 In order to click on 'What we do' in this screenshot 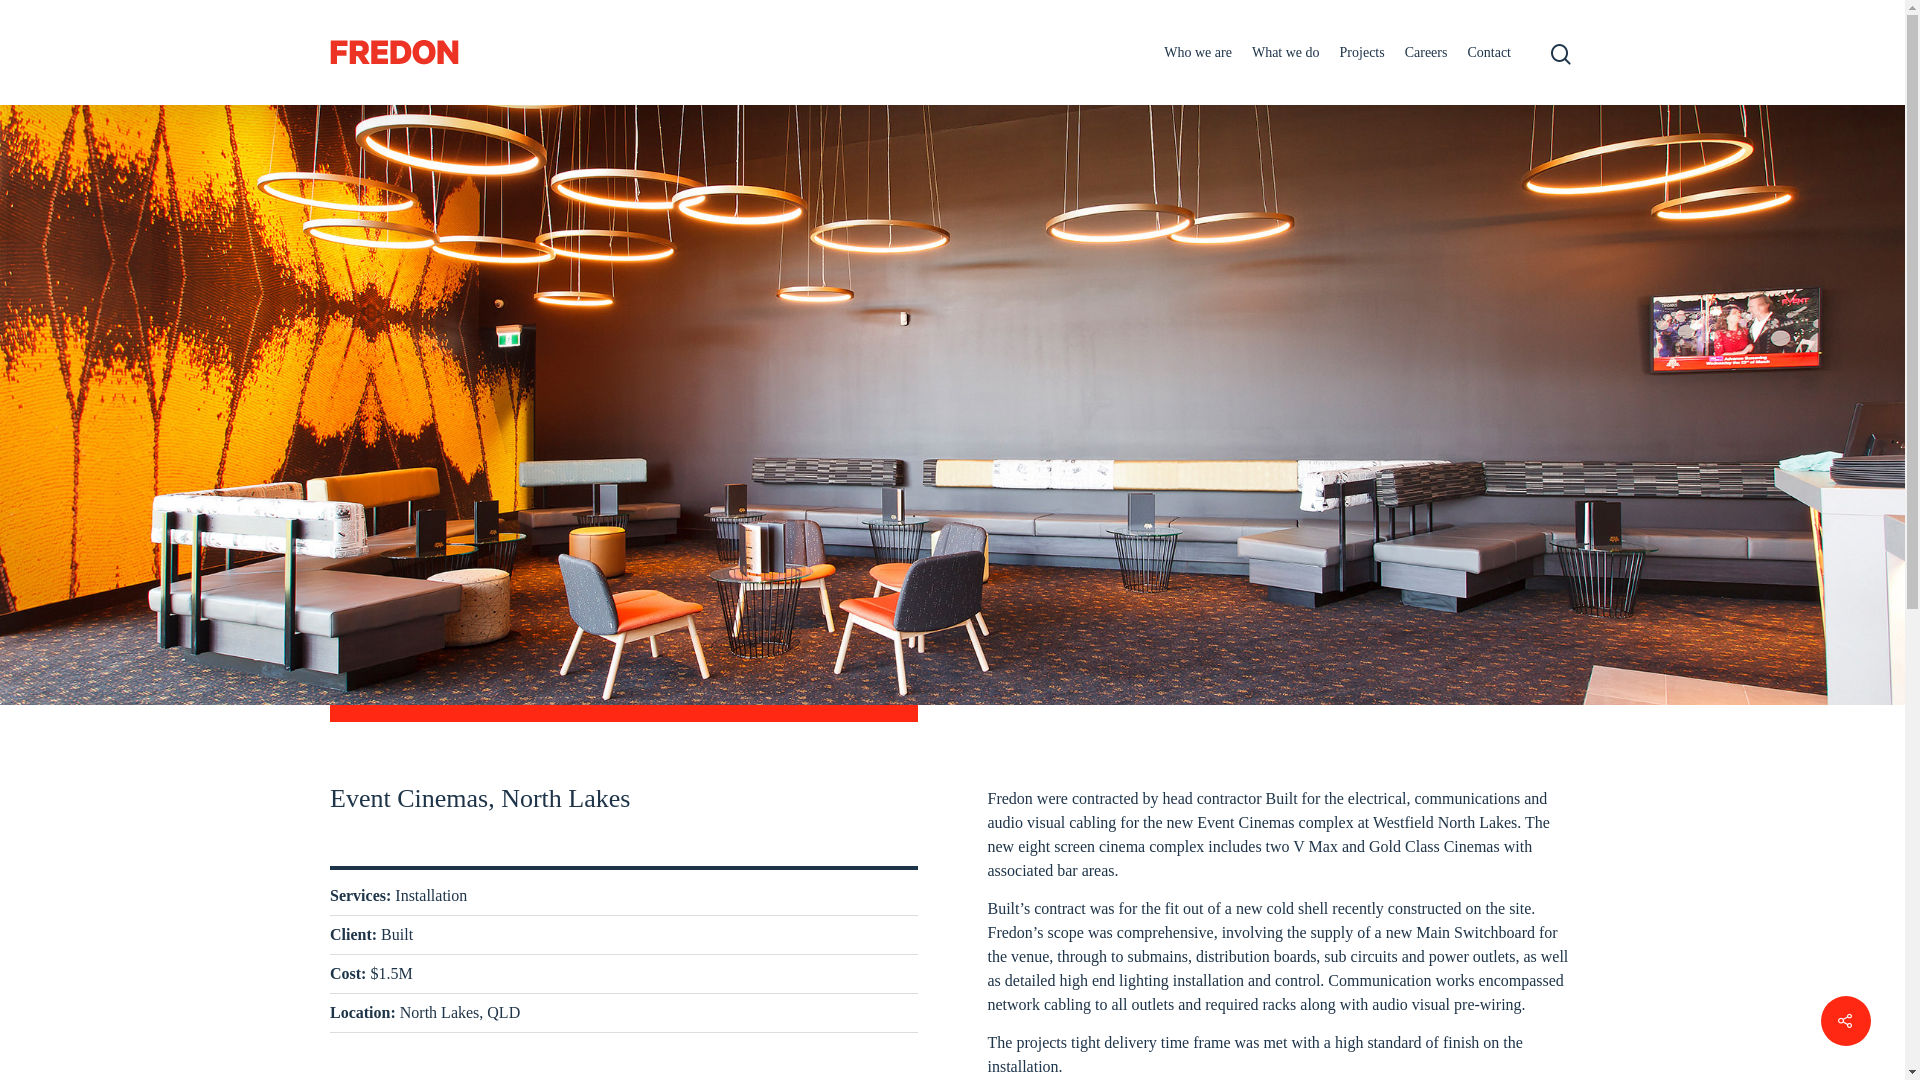, I will do `click(1286, 50)`.